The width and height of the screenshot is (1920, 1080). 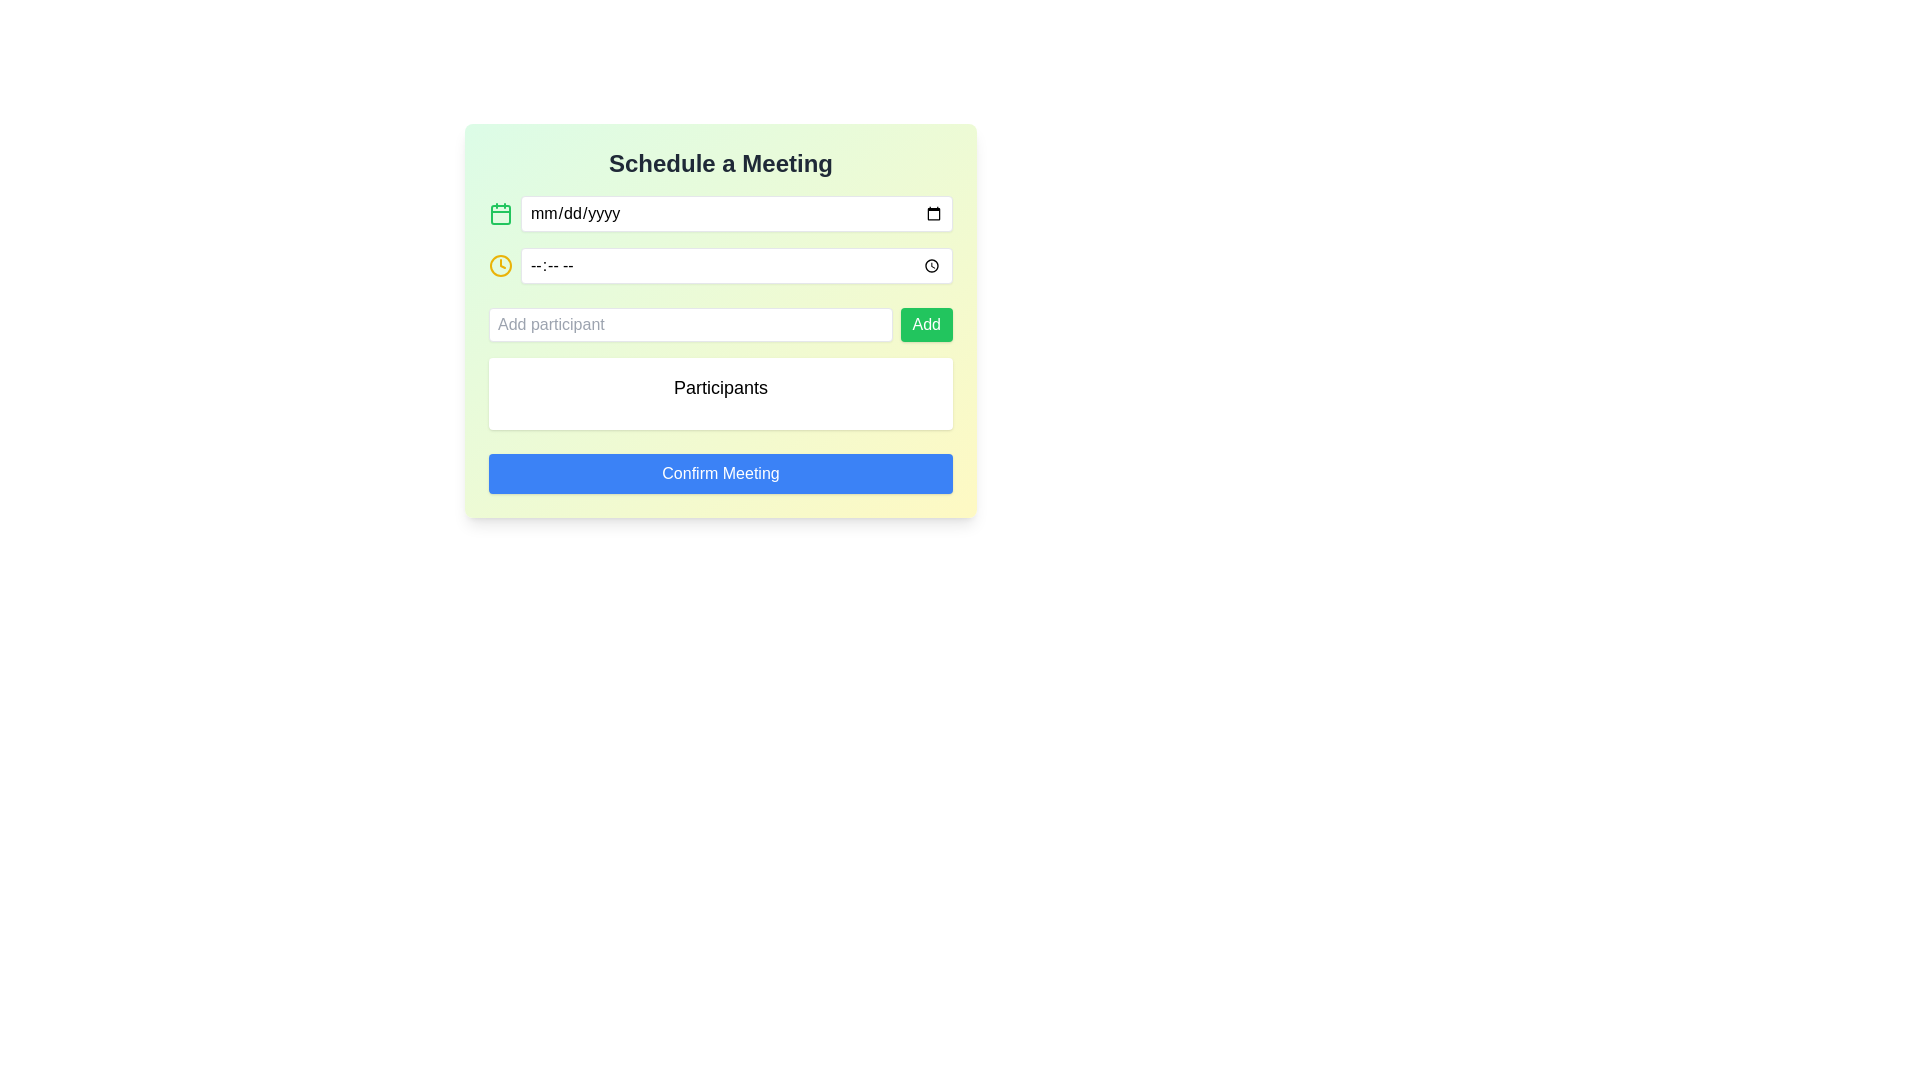 I want to click on the SVG rectangle component that forms the main body of the calendar icon, located to the left of the date input field at the top of the scheduling interface, so click(x=500, y=215).